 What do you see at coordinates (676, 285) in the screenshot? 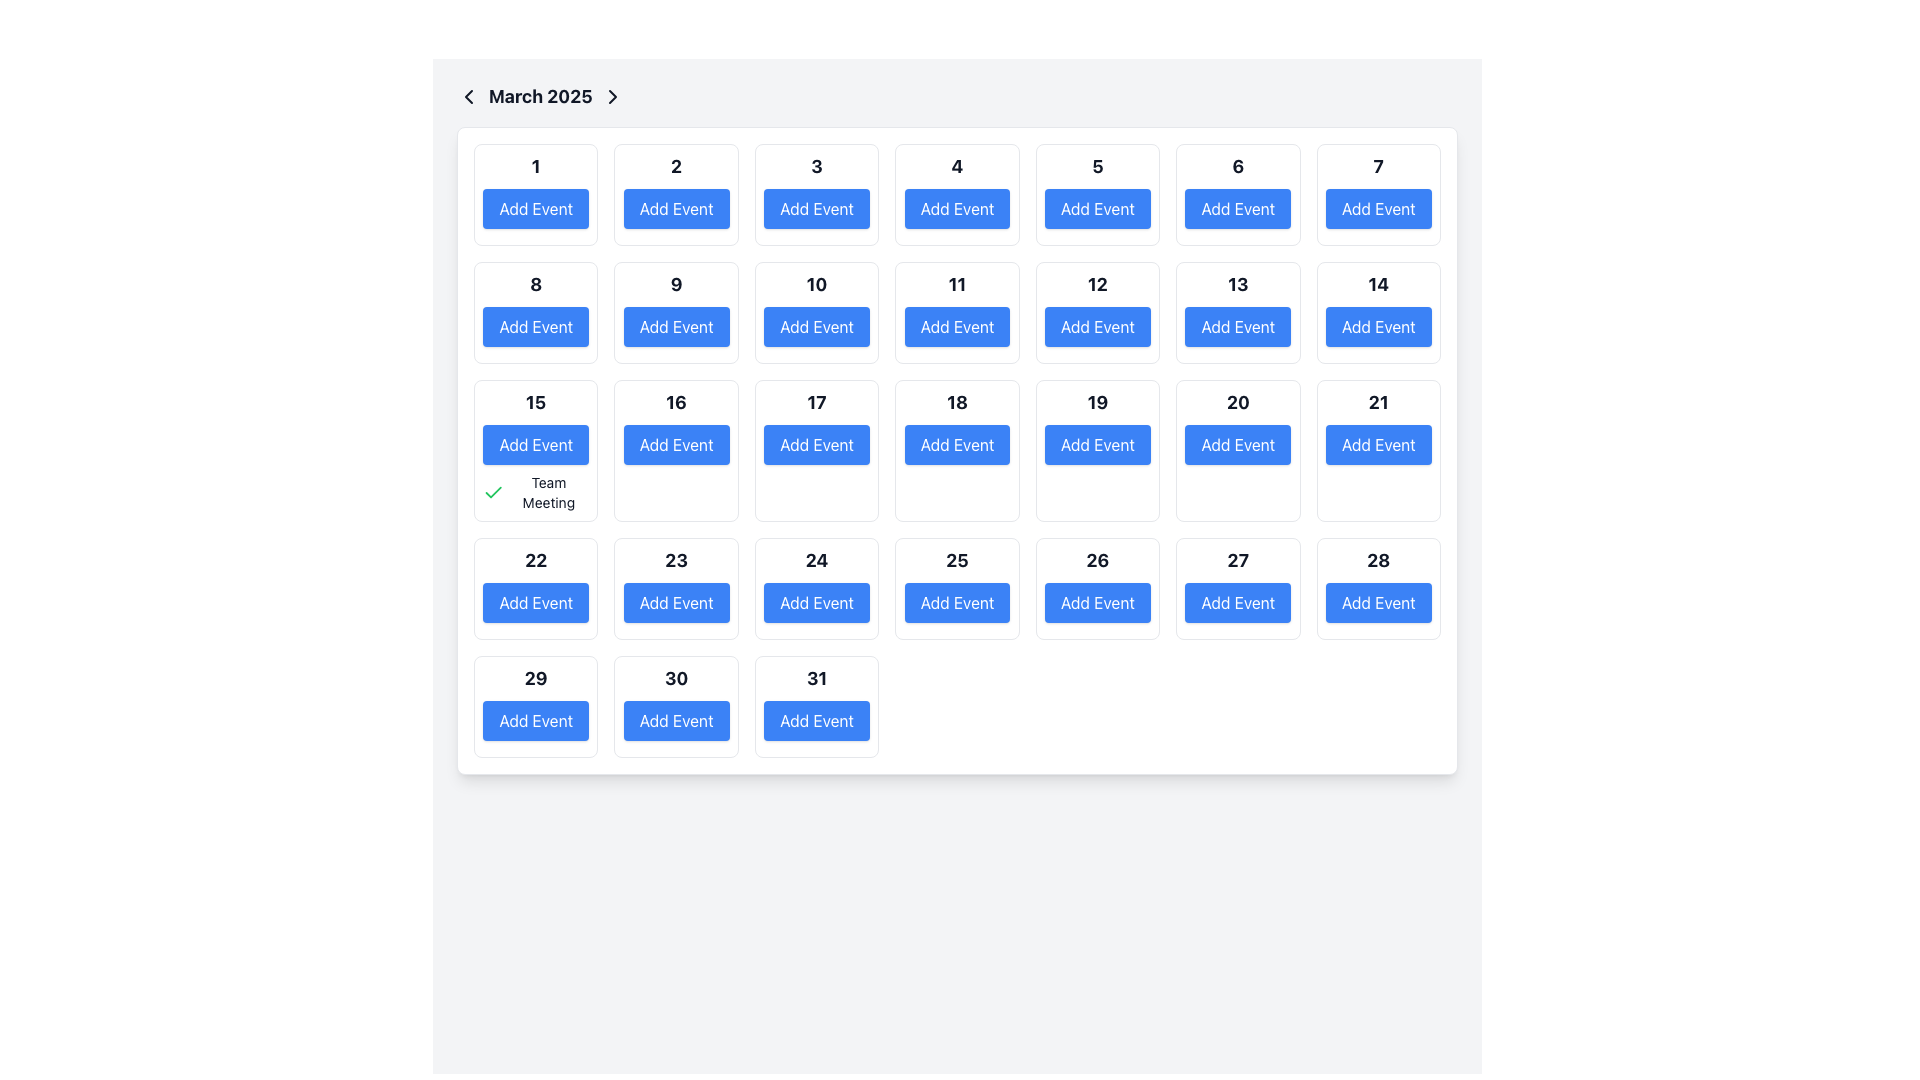
I see `the Text Display element that shows the numeral '9' with bold formatting and a larger font size, located in the second row, third column of the calendar layout` at bounding box center [676, 285].